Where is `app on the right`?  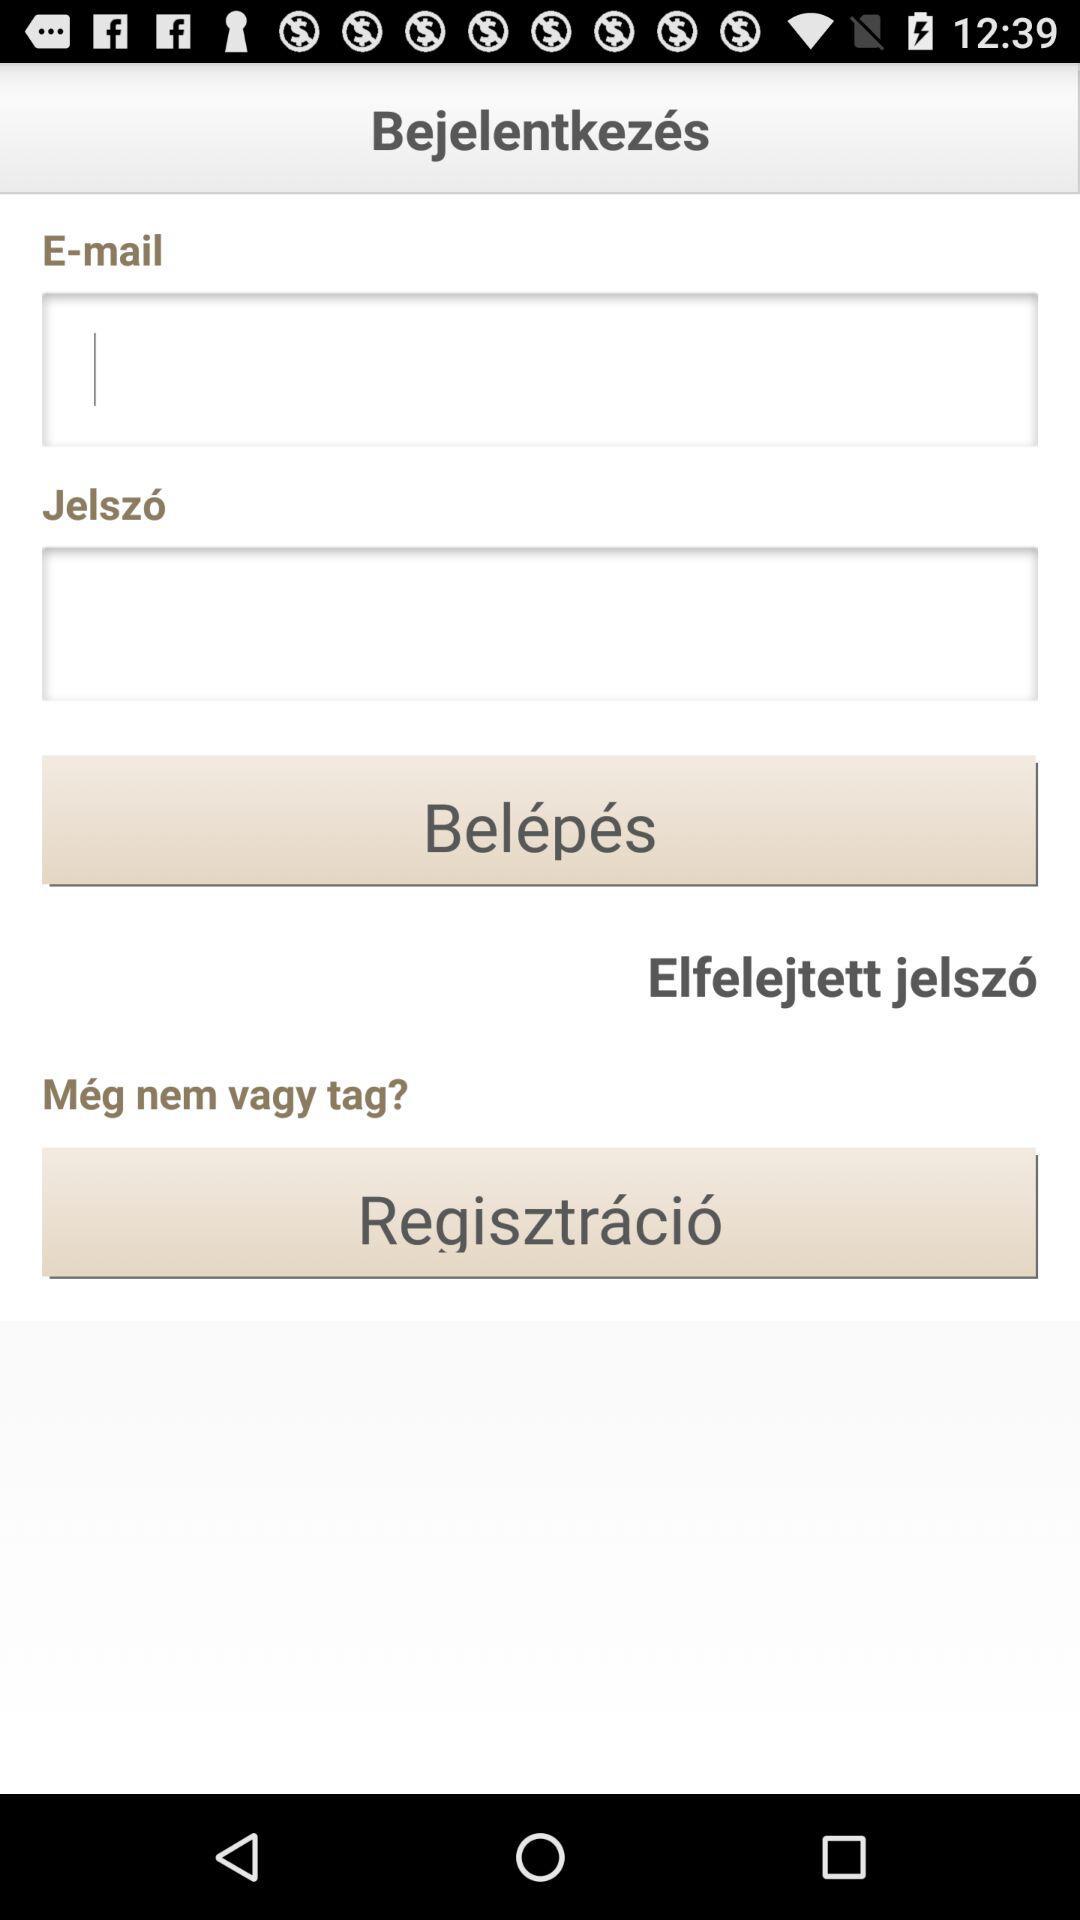
app on the right is located at coordinates (842, 975).